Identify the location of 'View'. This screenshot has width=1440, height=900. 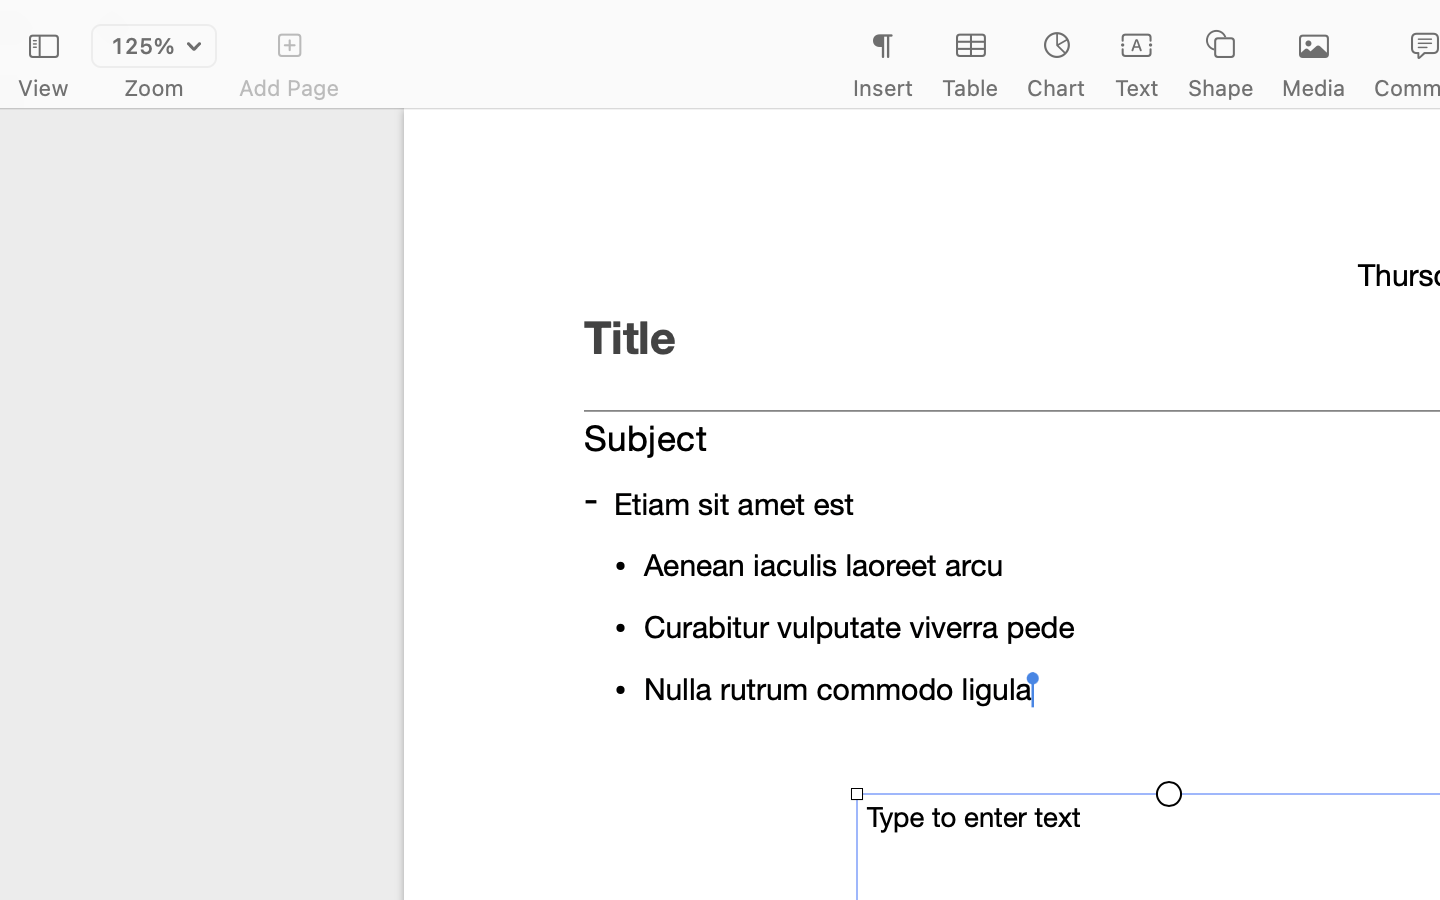
(42, 87).